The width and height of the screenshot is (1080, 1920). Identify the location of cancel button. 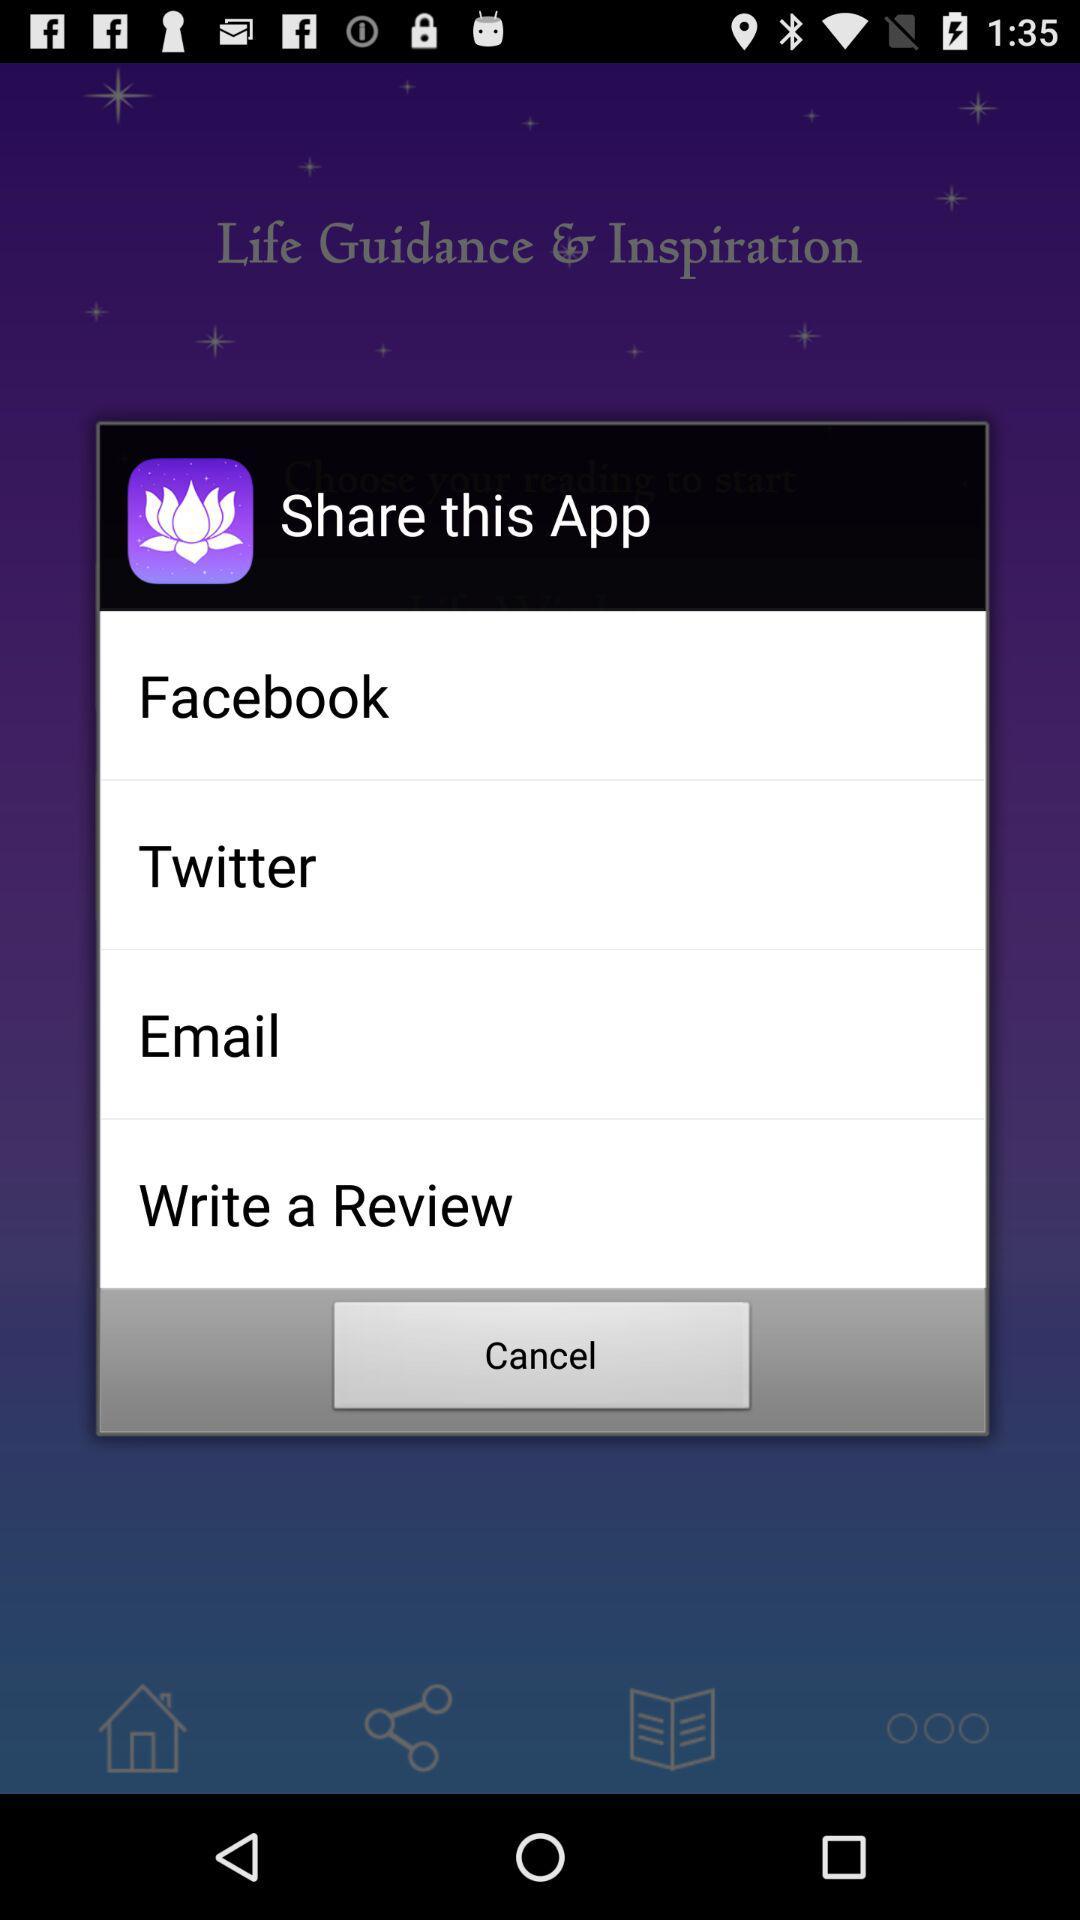
(542, 1360).